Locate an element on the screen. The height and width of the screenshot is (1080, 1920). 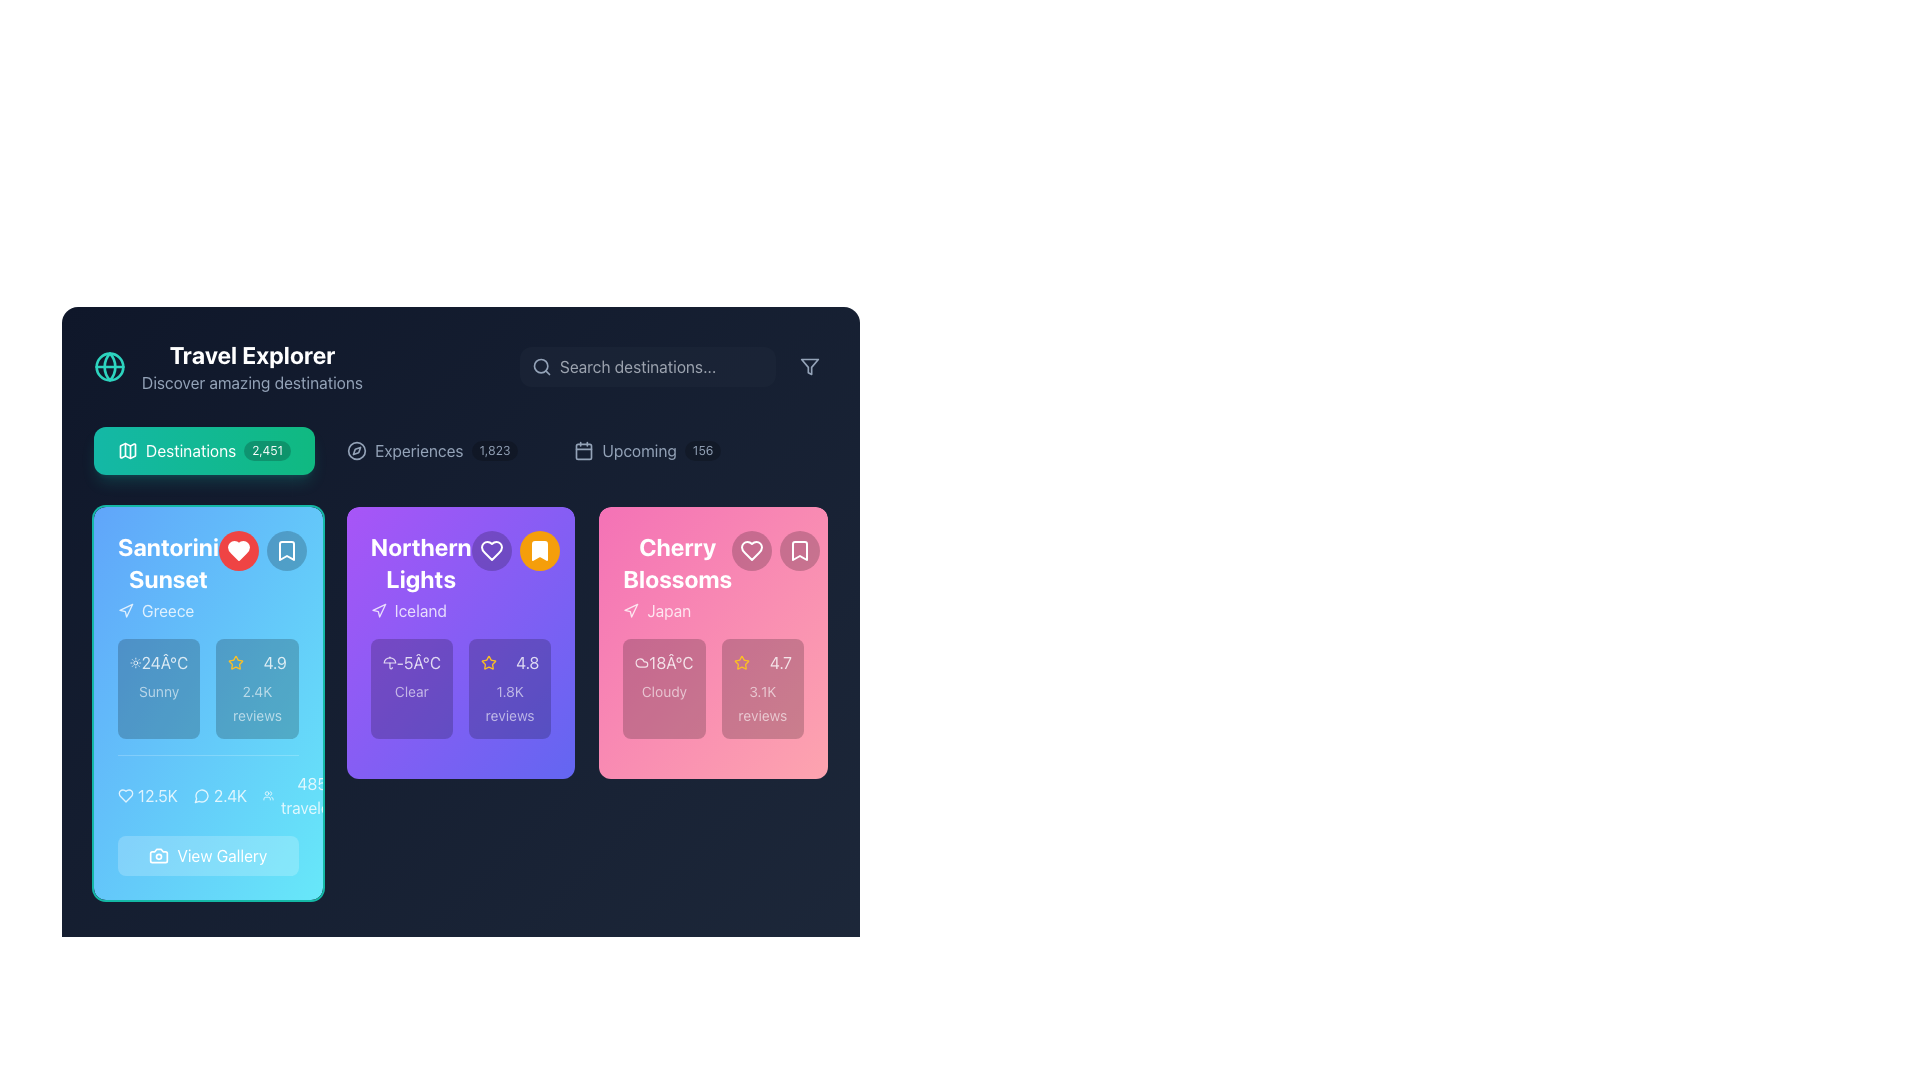
the destination name 'Northern Lights' card element is located at coordinates (459, 701).